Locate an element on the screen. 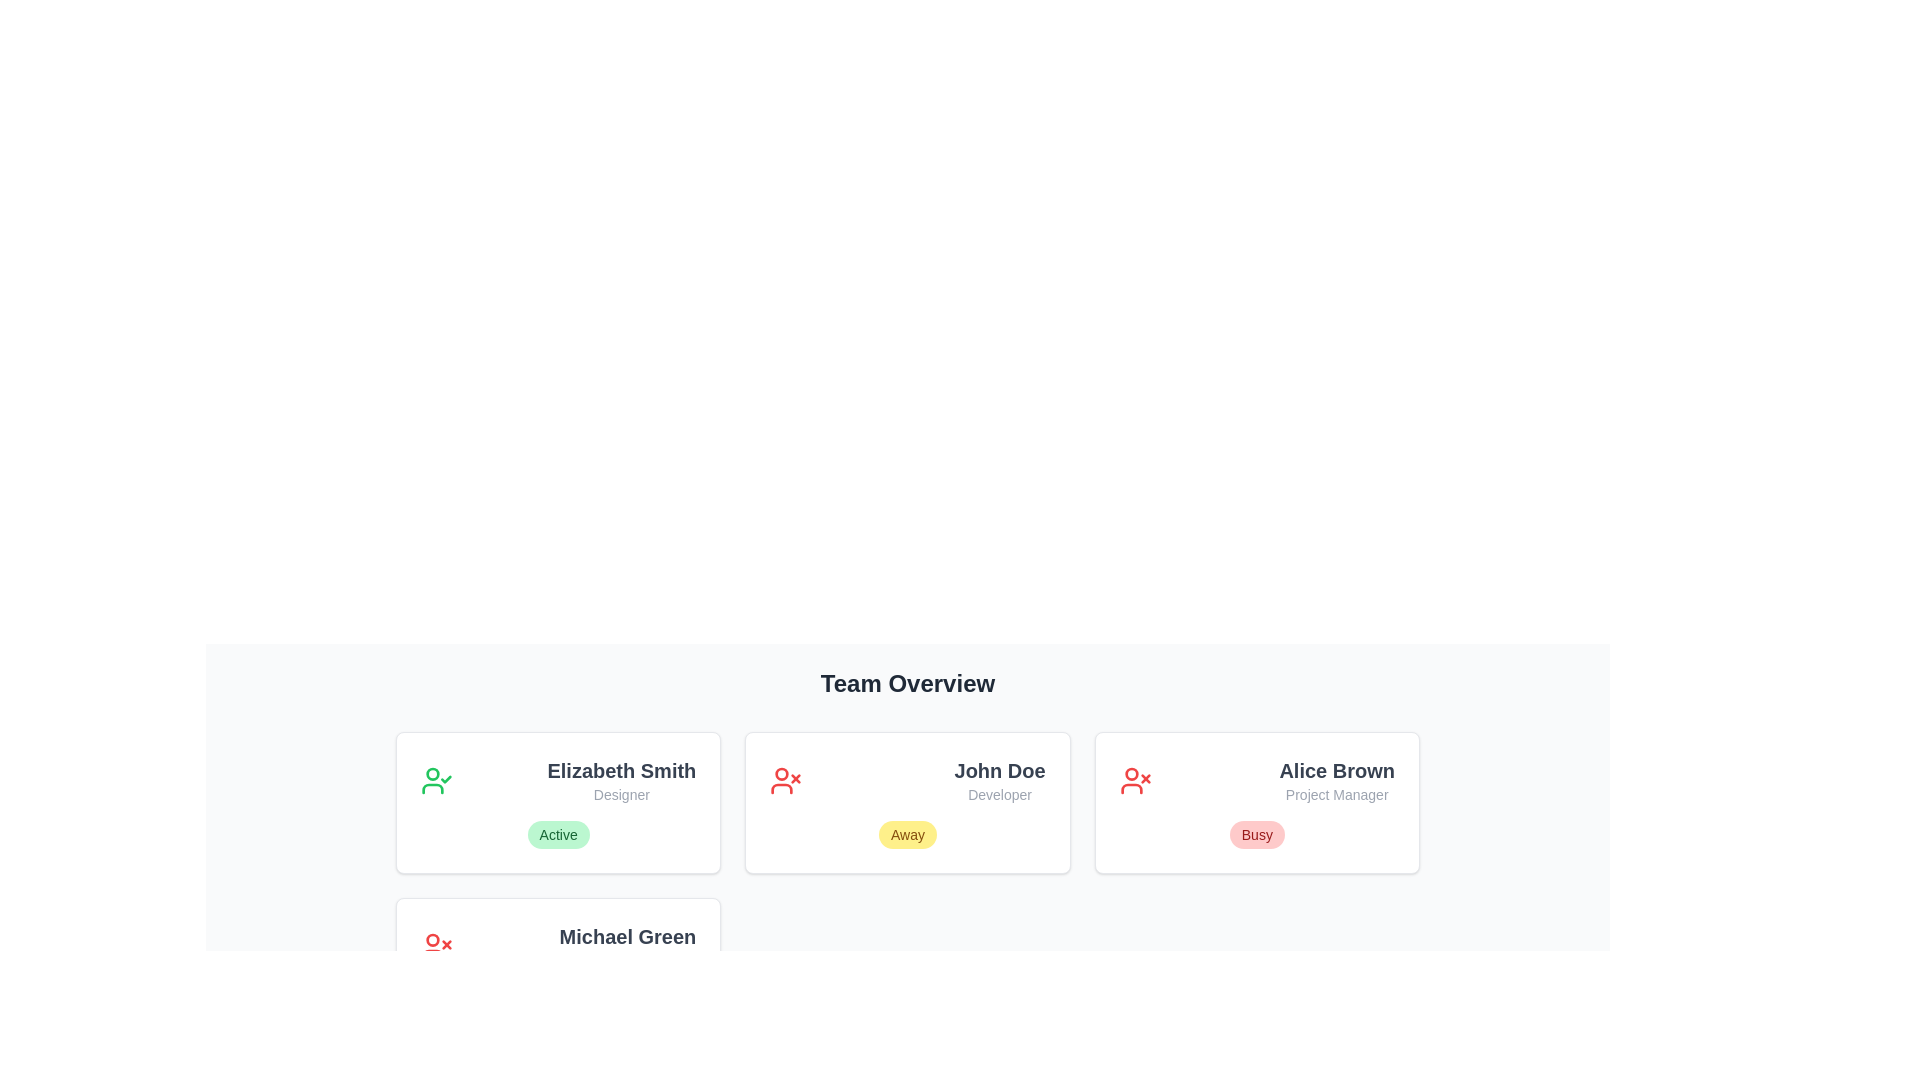 Image resolution: width=1920 pixels, height=1080 pixels. the red user profile icon with an 'X' next to it, which is located to the left of the text 'Michael Green' and 'Tester' is located at coordinates (435, 946).